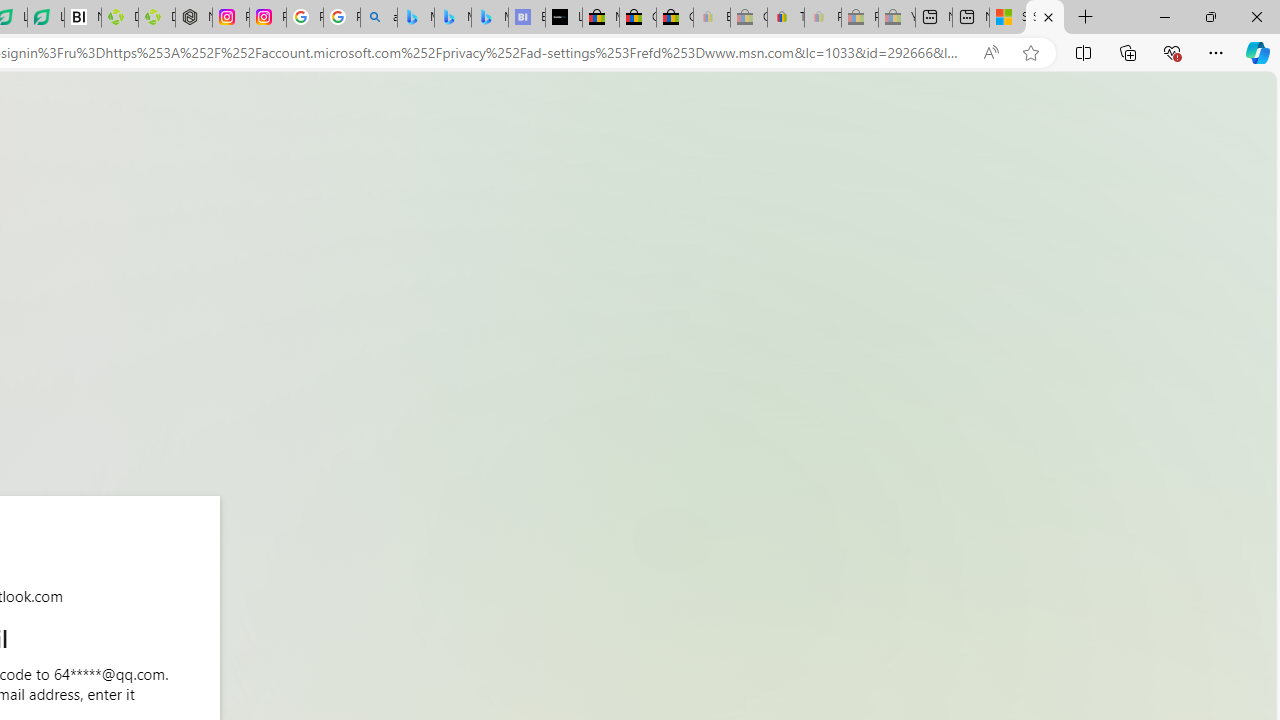  I want to click on 'Threats and offensive language policy | eBay', so click(784, 17).